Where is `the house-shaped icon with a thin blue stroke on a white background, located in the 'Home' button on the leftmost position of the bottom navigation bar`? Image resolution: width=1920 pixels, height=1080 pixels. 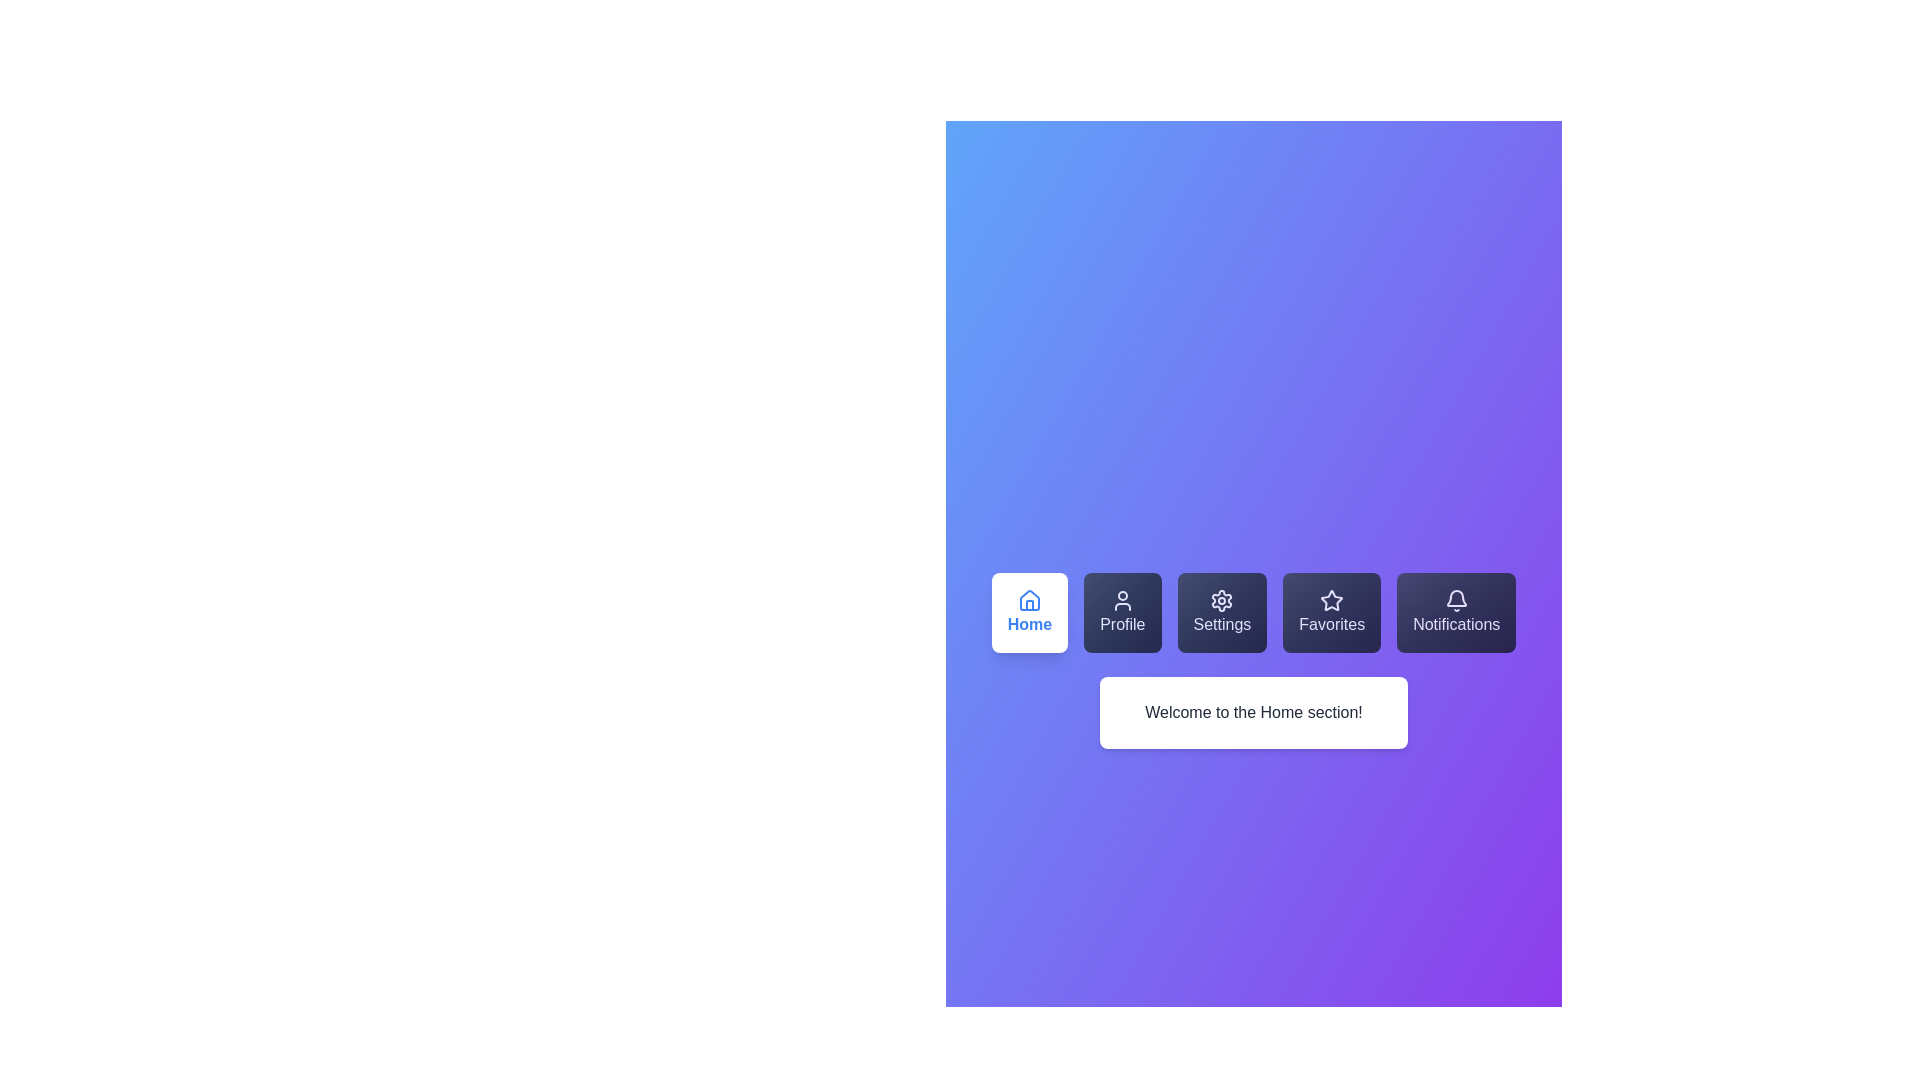
the house-shaped icon with a thin blue stroke on a white background, located in the 'Home' button on the leftmost position of the bottom navigation bar is located at coordinates (1029, 599).